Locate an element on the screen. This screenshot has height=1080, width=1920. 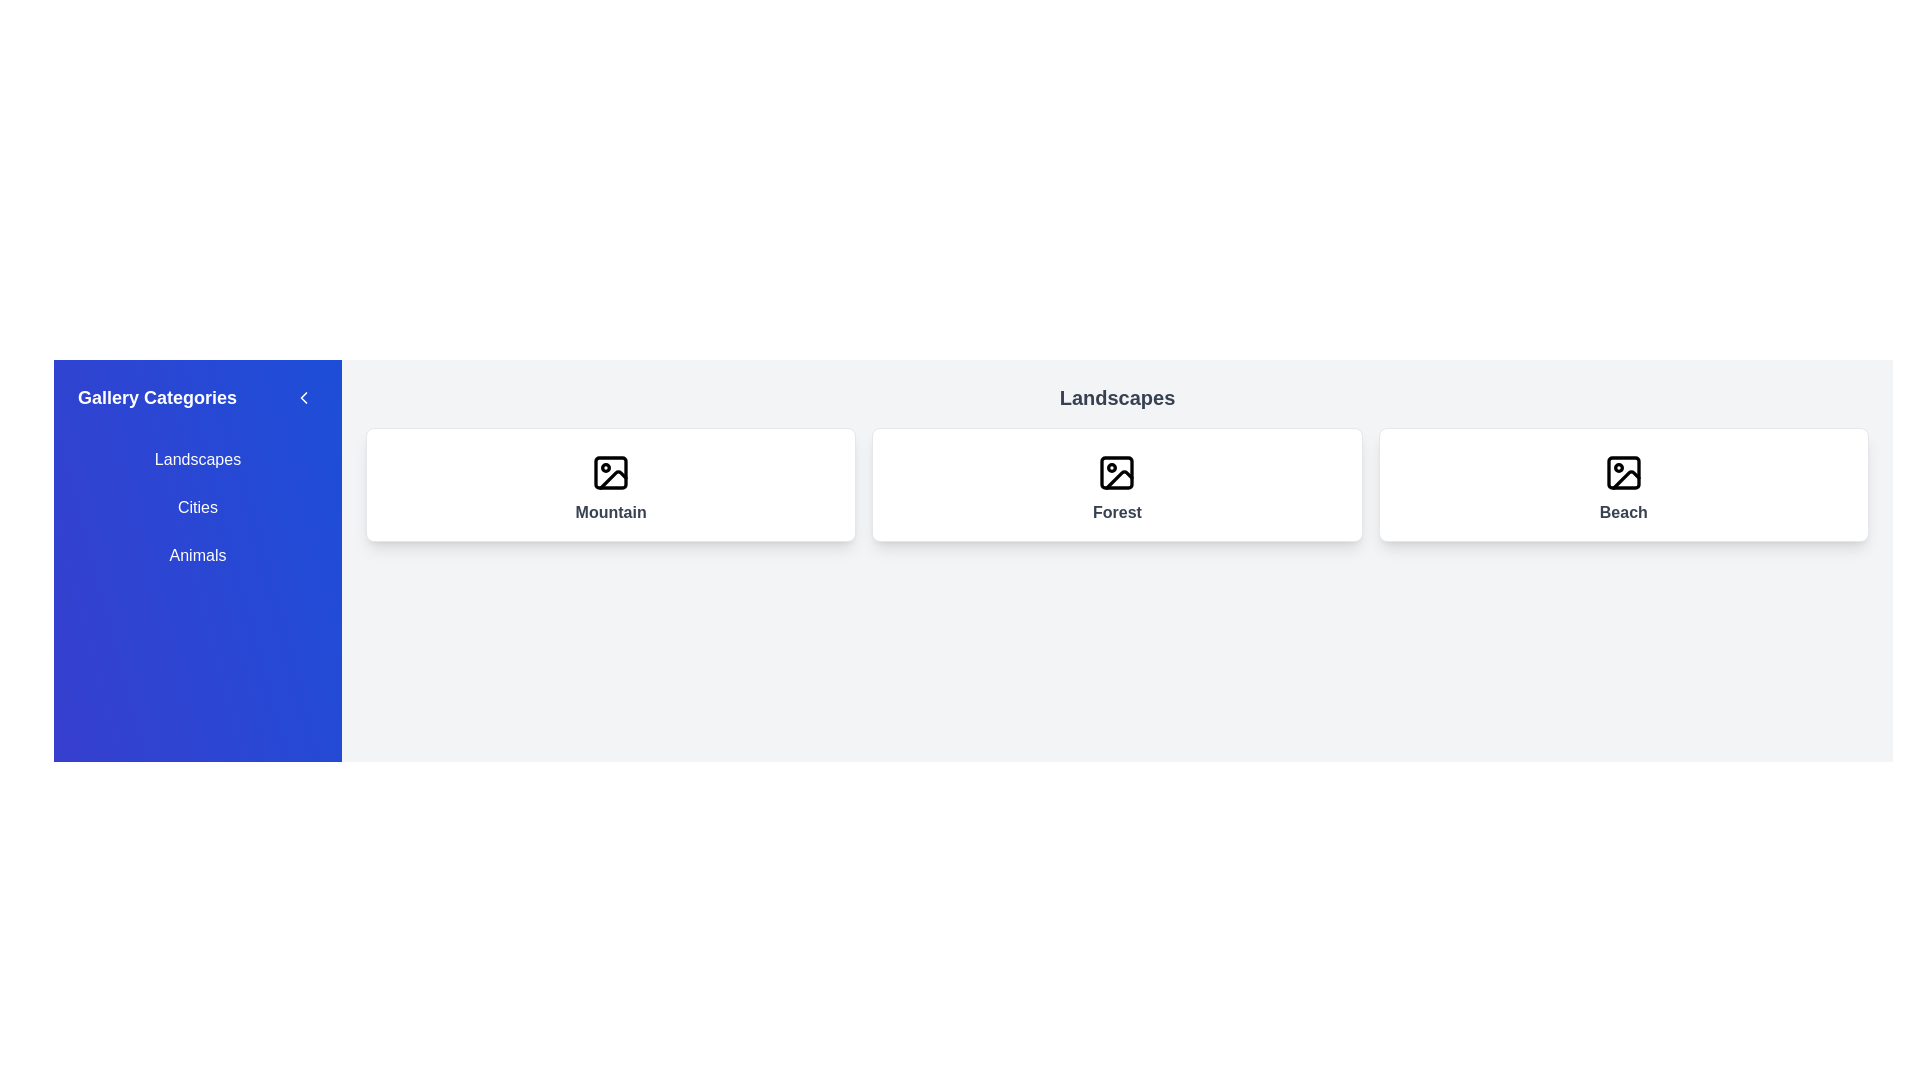
the 'Beach' text label located at the bottom-central area of the card, which serves as a descriptive label for the card's content is located at coordinates (1623, 512).